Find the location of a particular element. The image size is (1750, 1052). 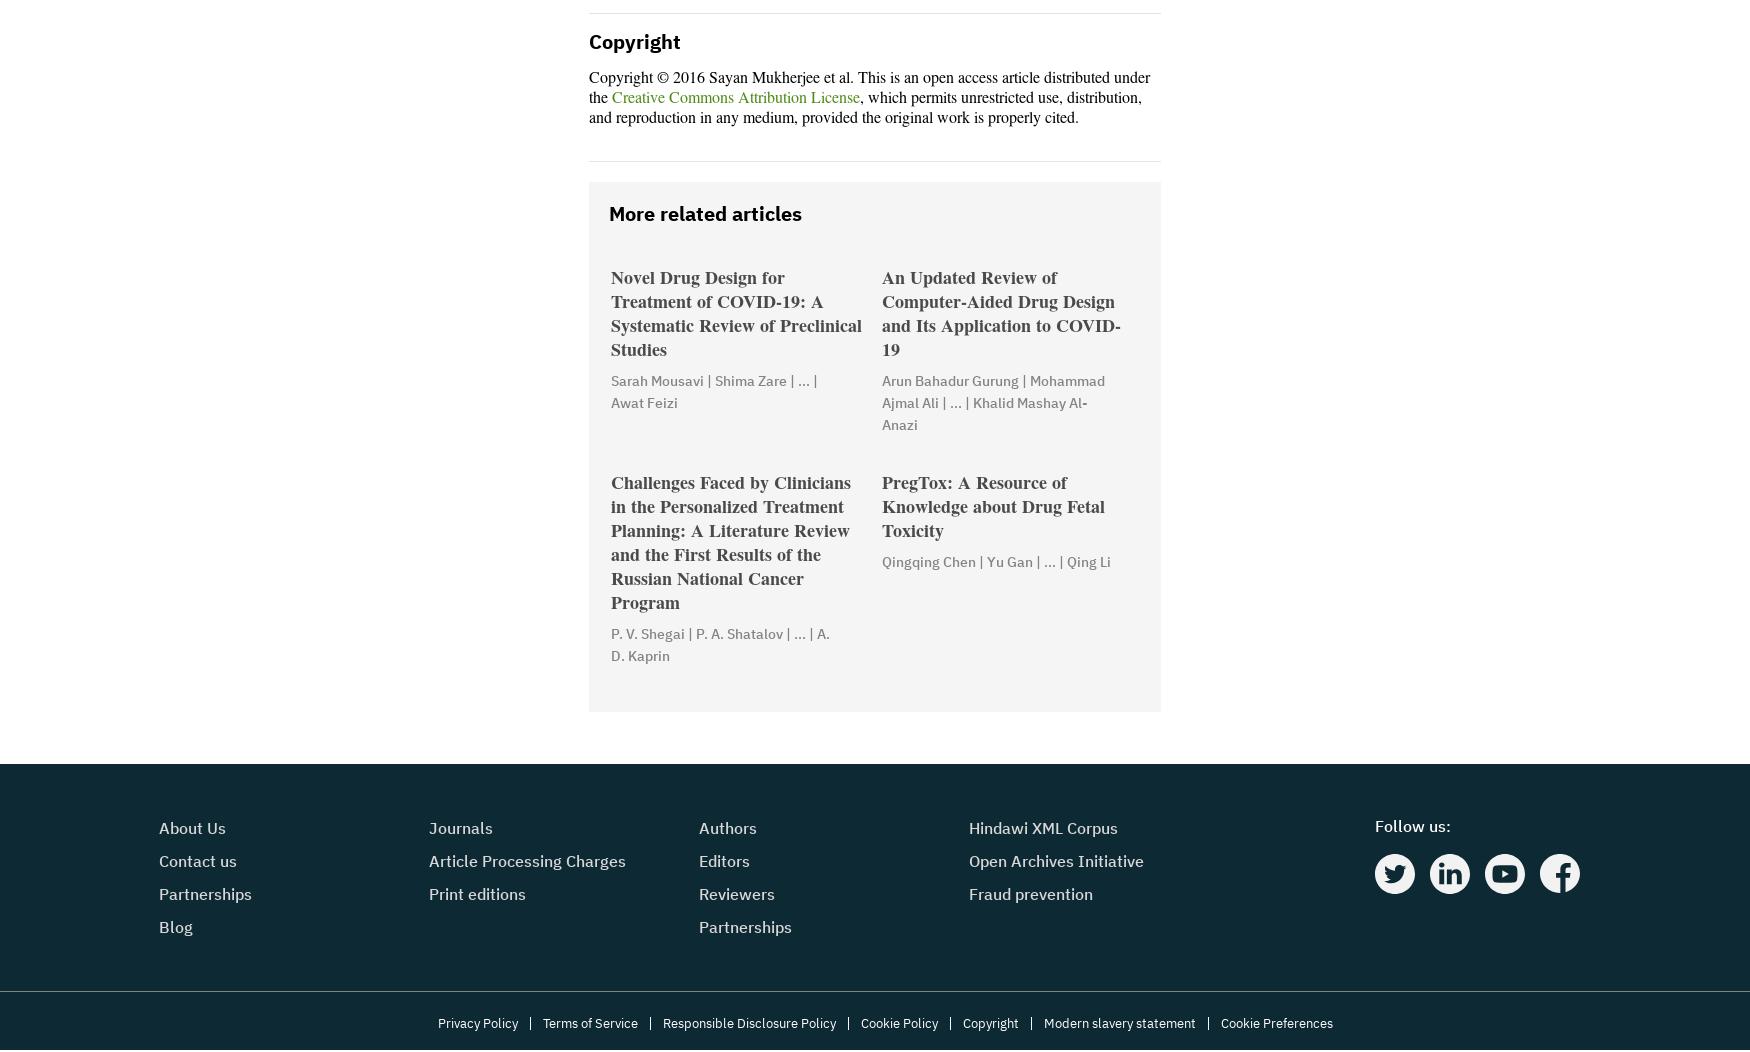

'Modern slavery statement' is located at coordinates (1042, 1023).